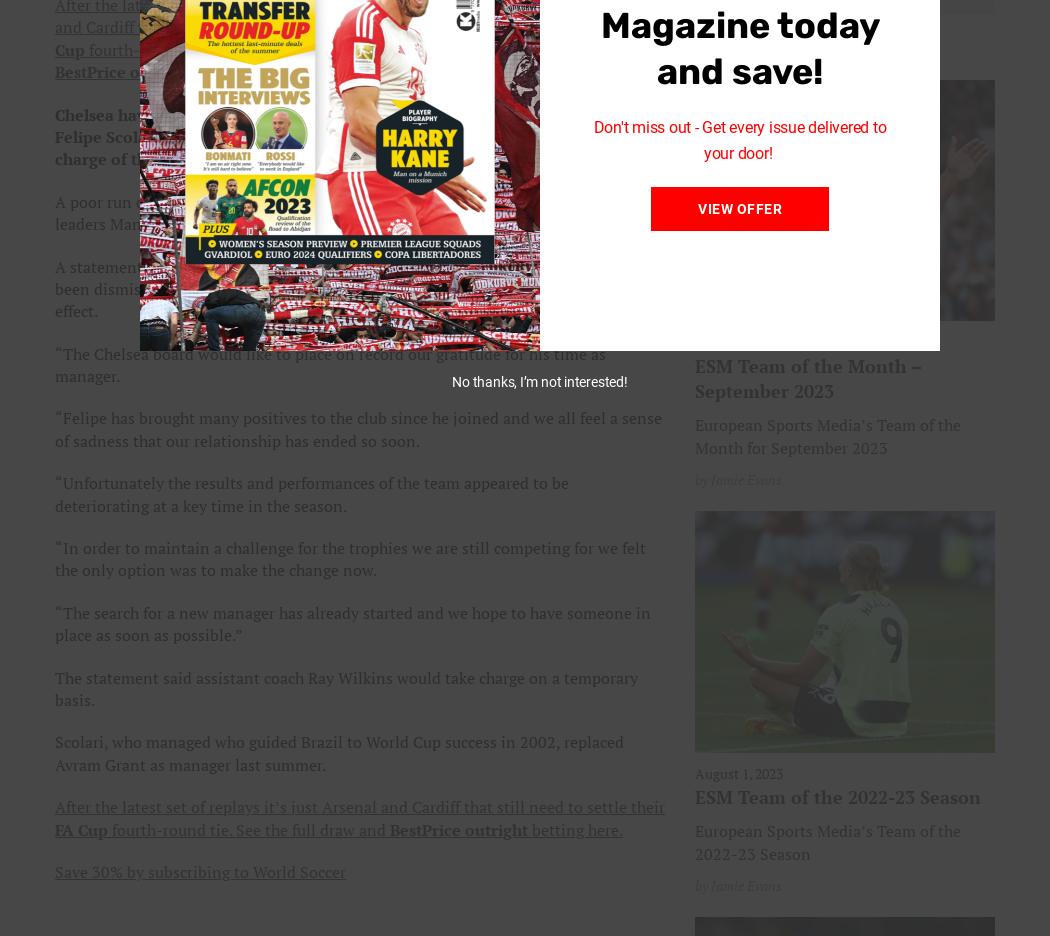 Image resolution: width=1050 pixels, height=936 pixels. I want to click on 'August 1, 2023', so click(737, 772).